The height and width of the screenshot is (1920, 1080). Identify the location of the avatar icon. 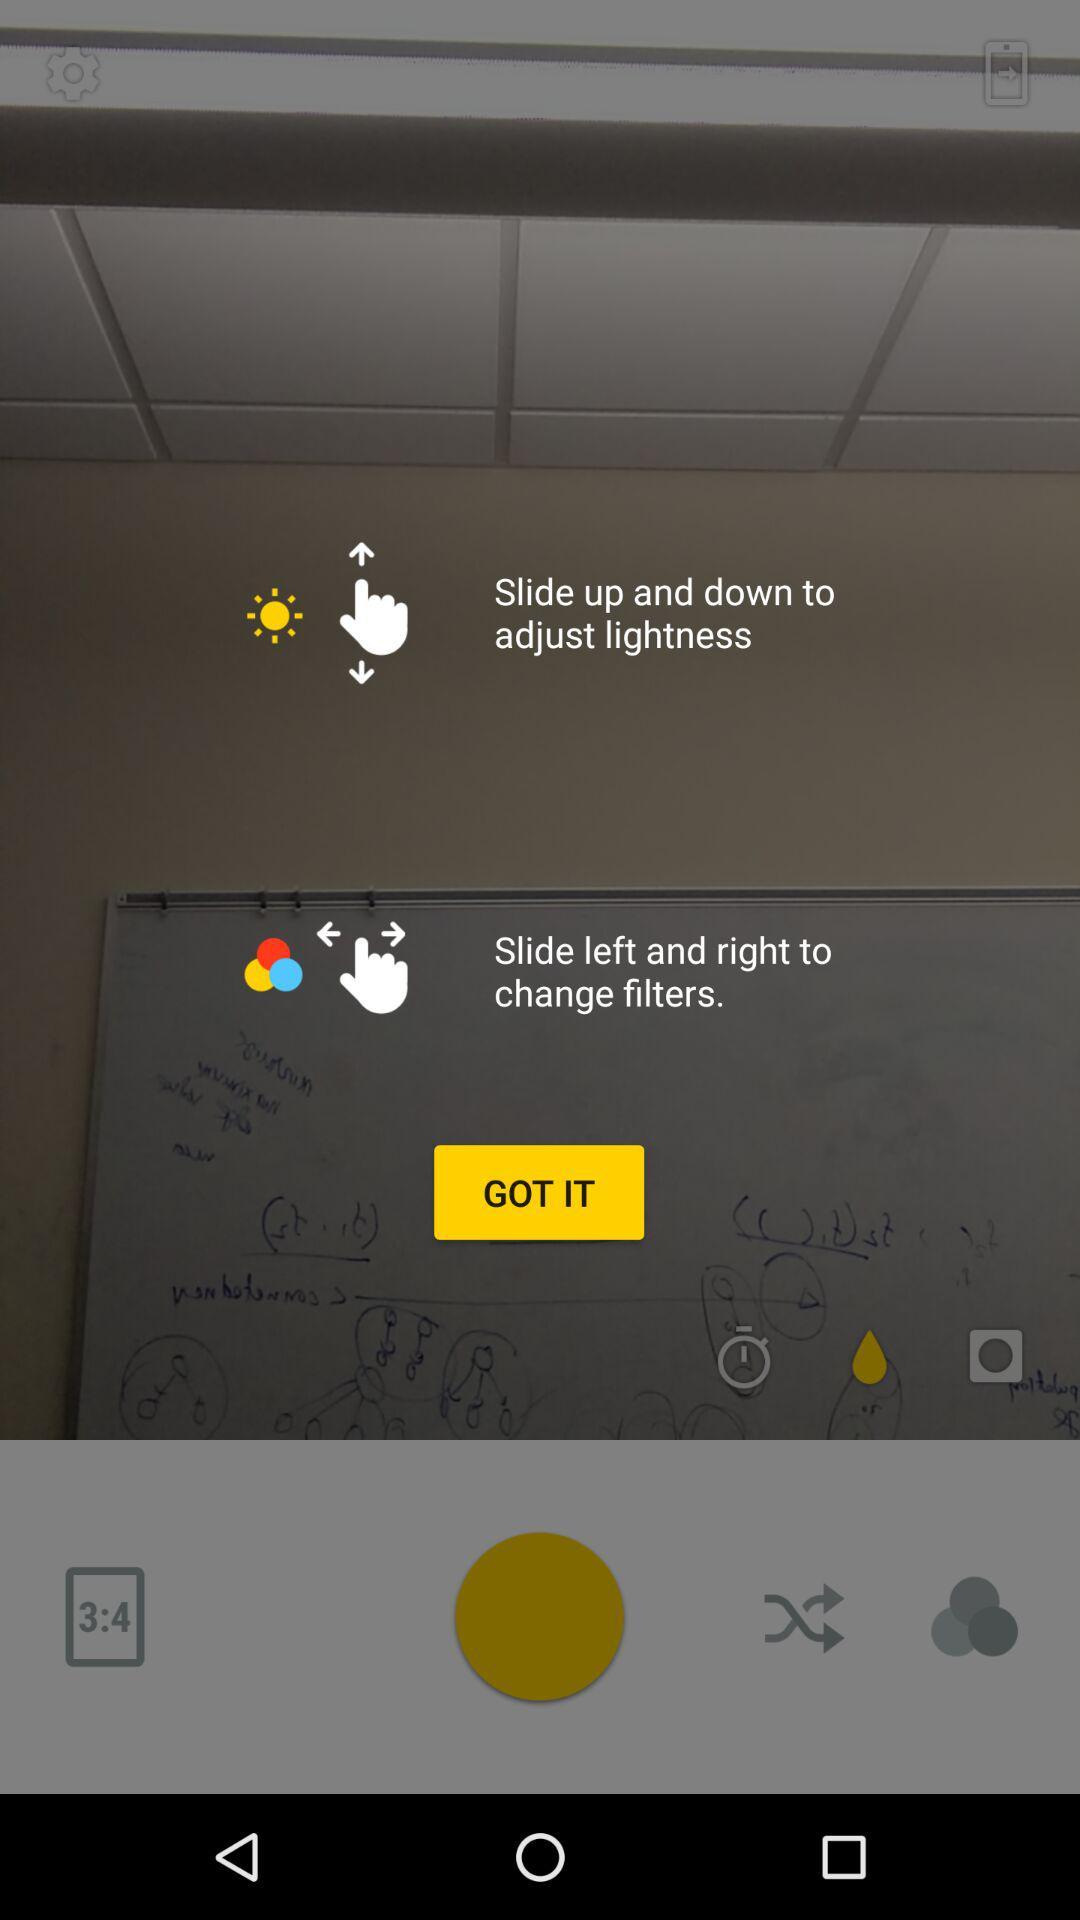
(974, 1617).